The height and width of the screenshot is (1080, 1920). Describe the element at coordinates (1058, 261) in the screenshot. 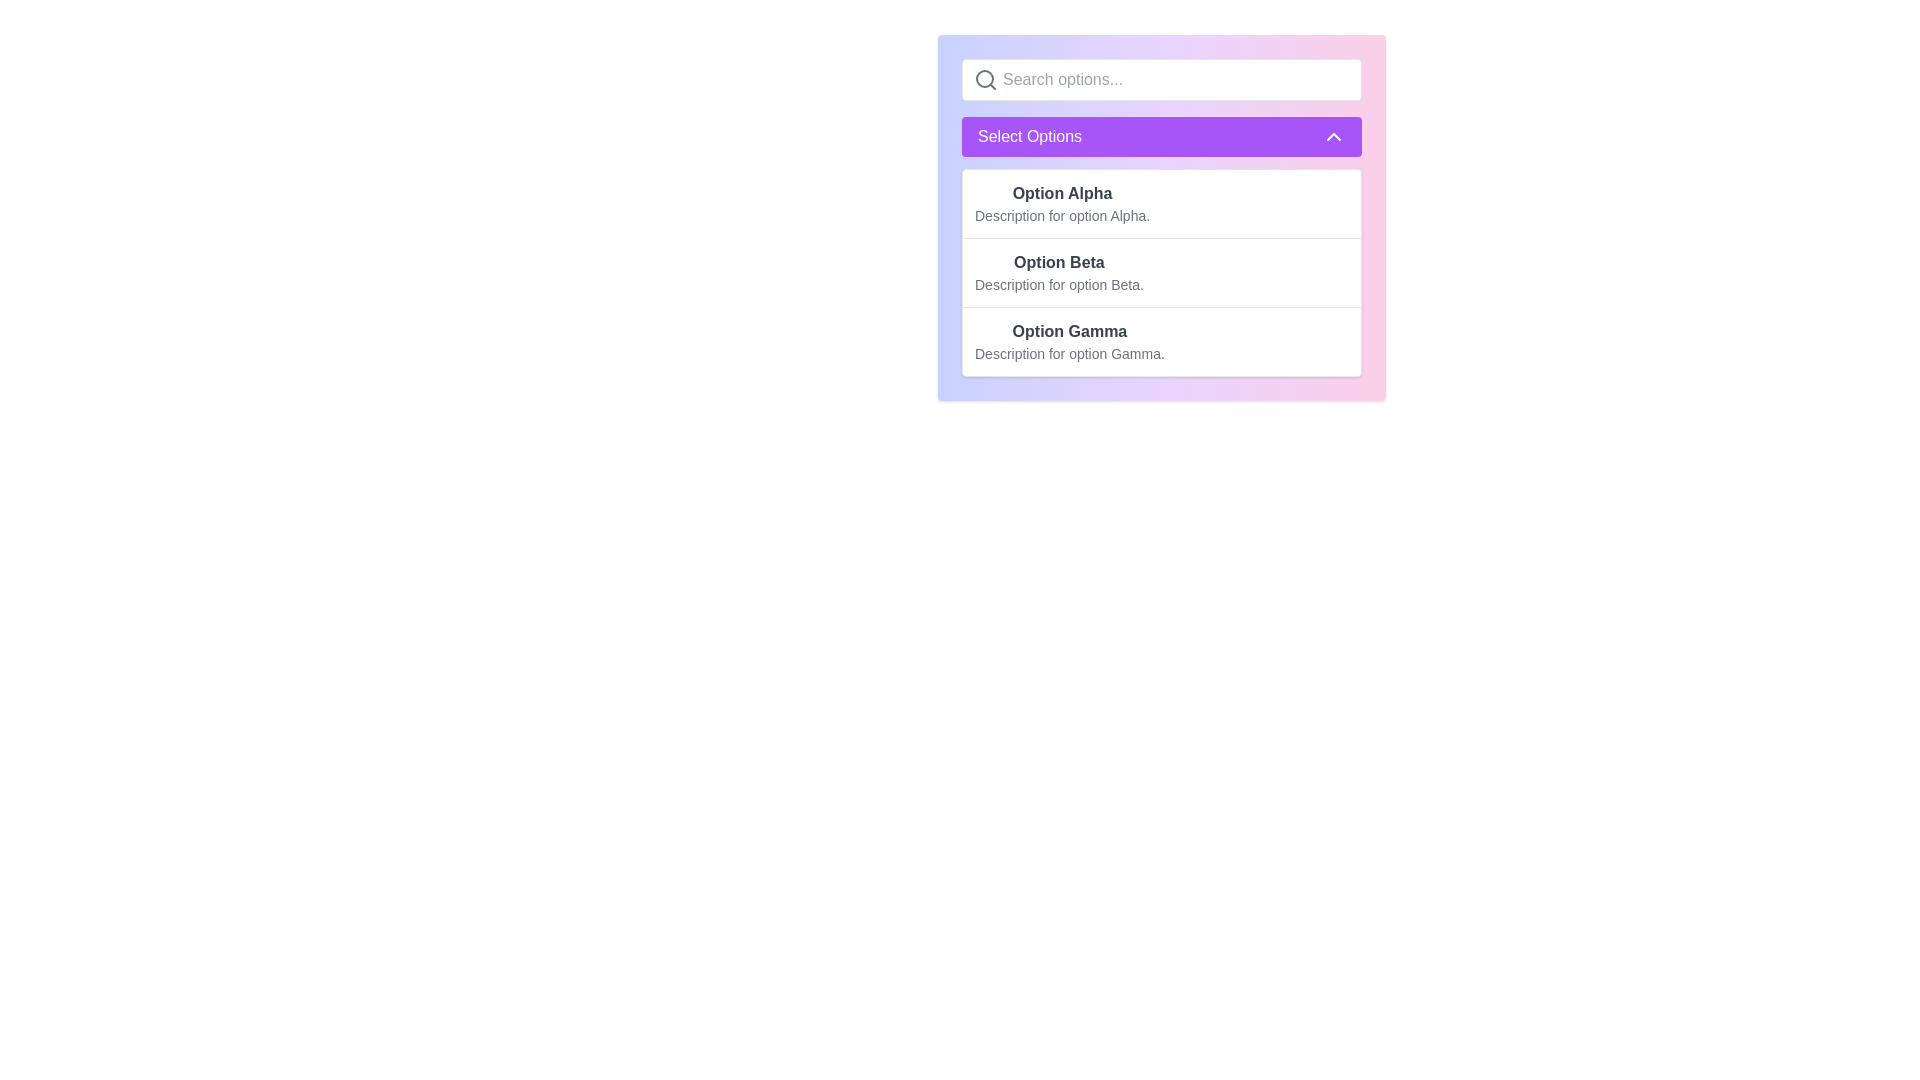

I see `text of the label displaying 'Option Beta', which is the title of the second option in the dropdown list, positioned between 'Option Alpha' and 'Option Gamma'` at that location.